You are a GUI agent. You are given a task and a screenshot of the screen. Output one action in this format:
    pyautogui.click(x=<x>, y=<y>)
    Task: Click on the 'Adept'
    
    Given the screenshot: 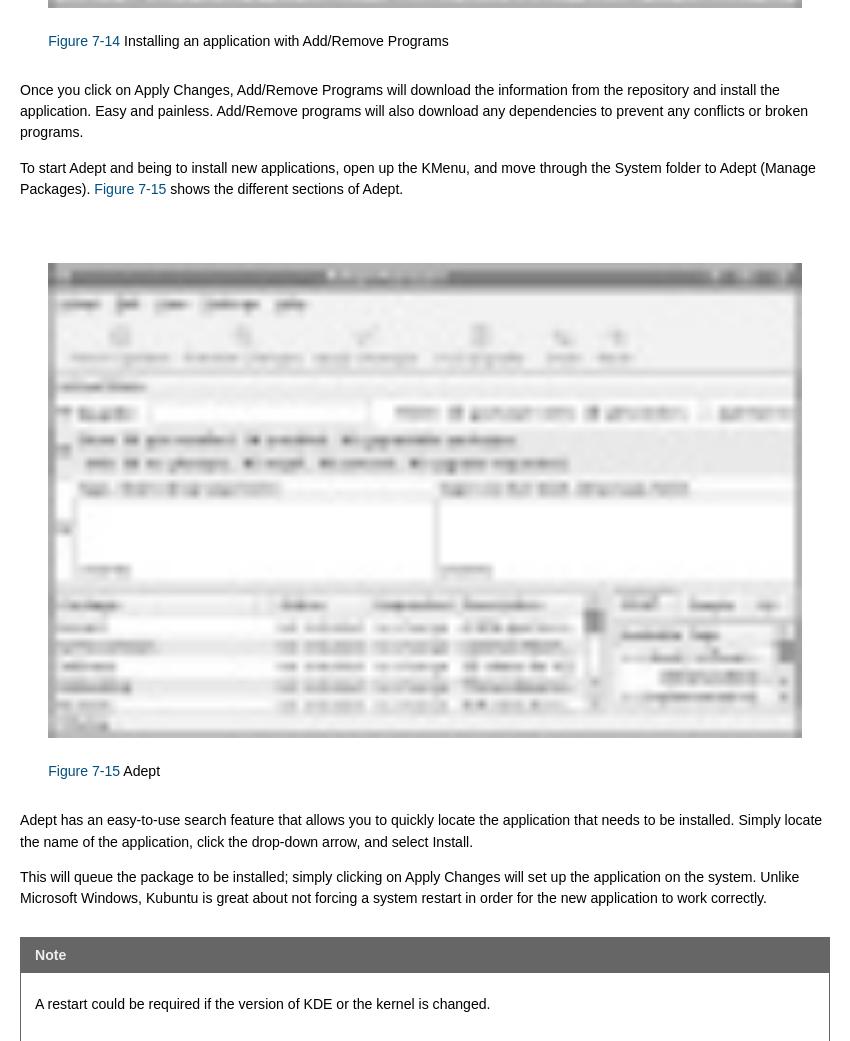 What is the action you would take?
    pyautogui.click(x=139, y=770)
    